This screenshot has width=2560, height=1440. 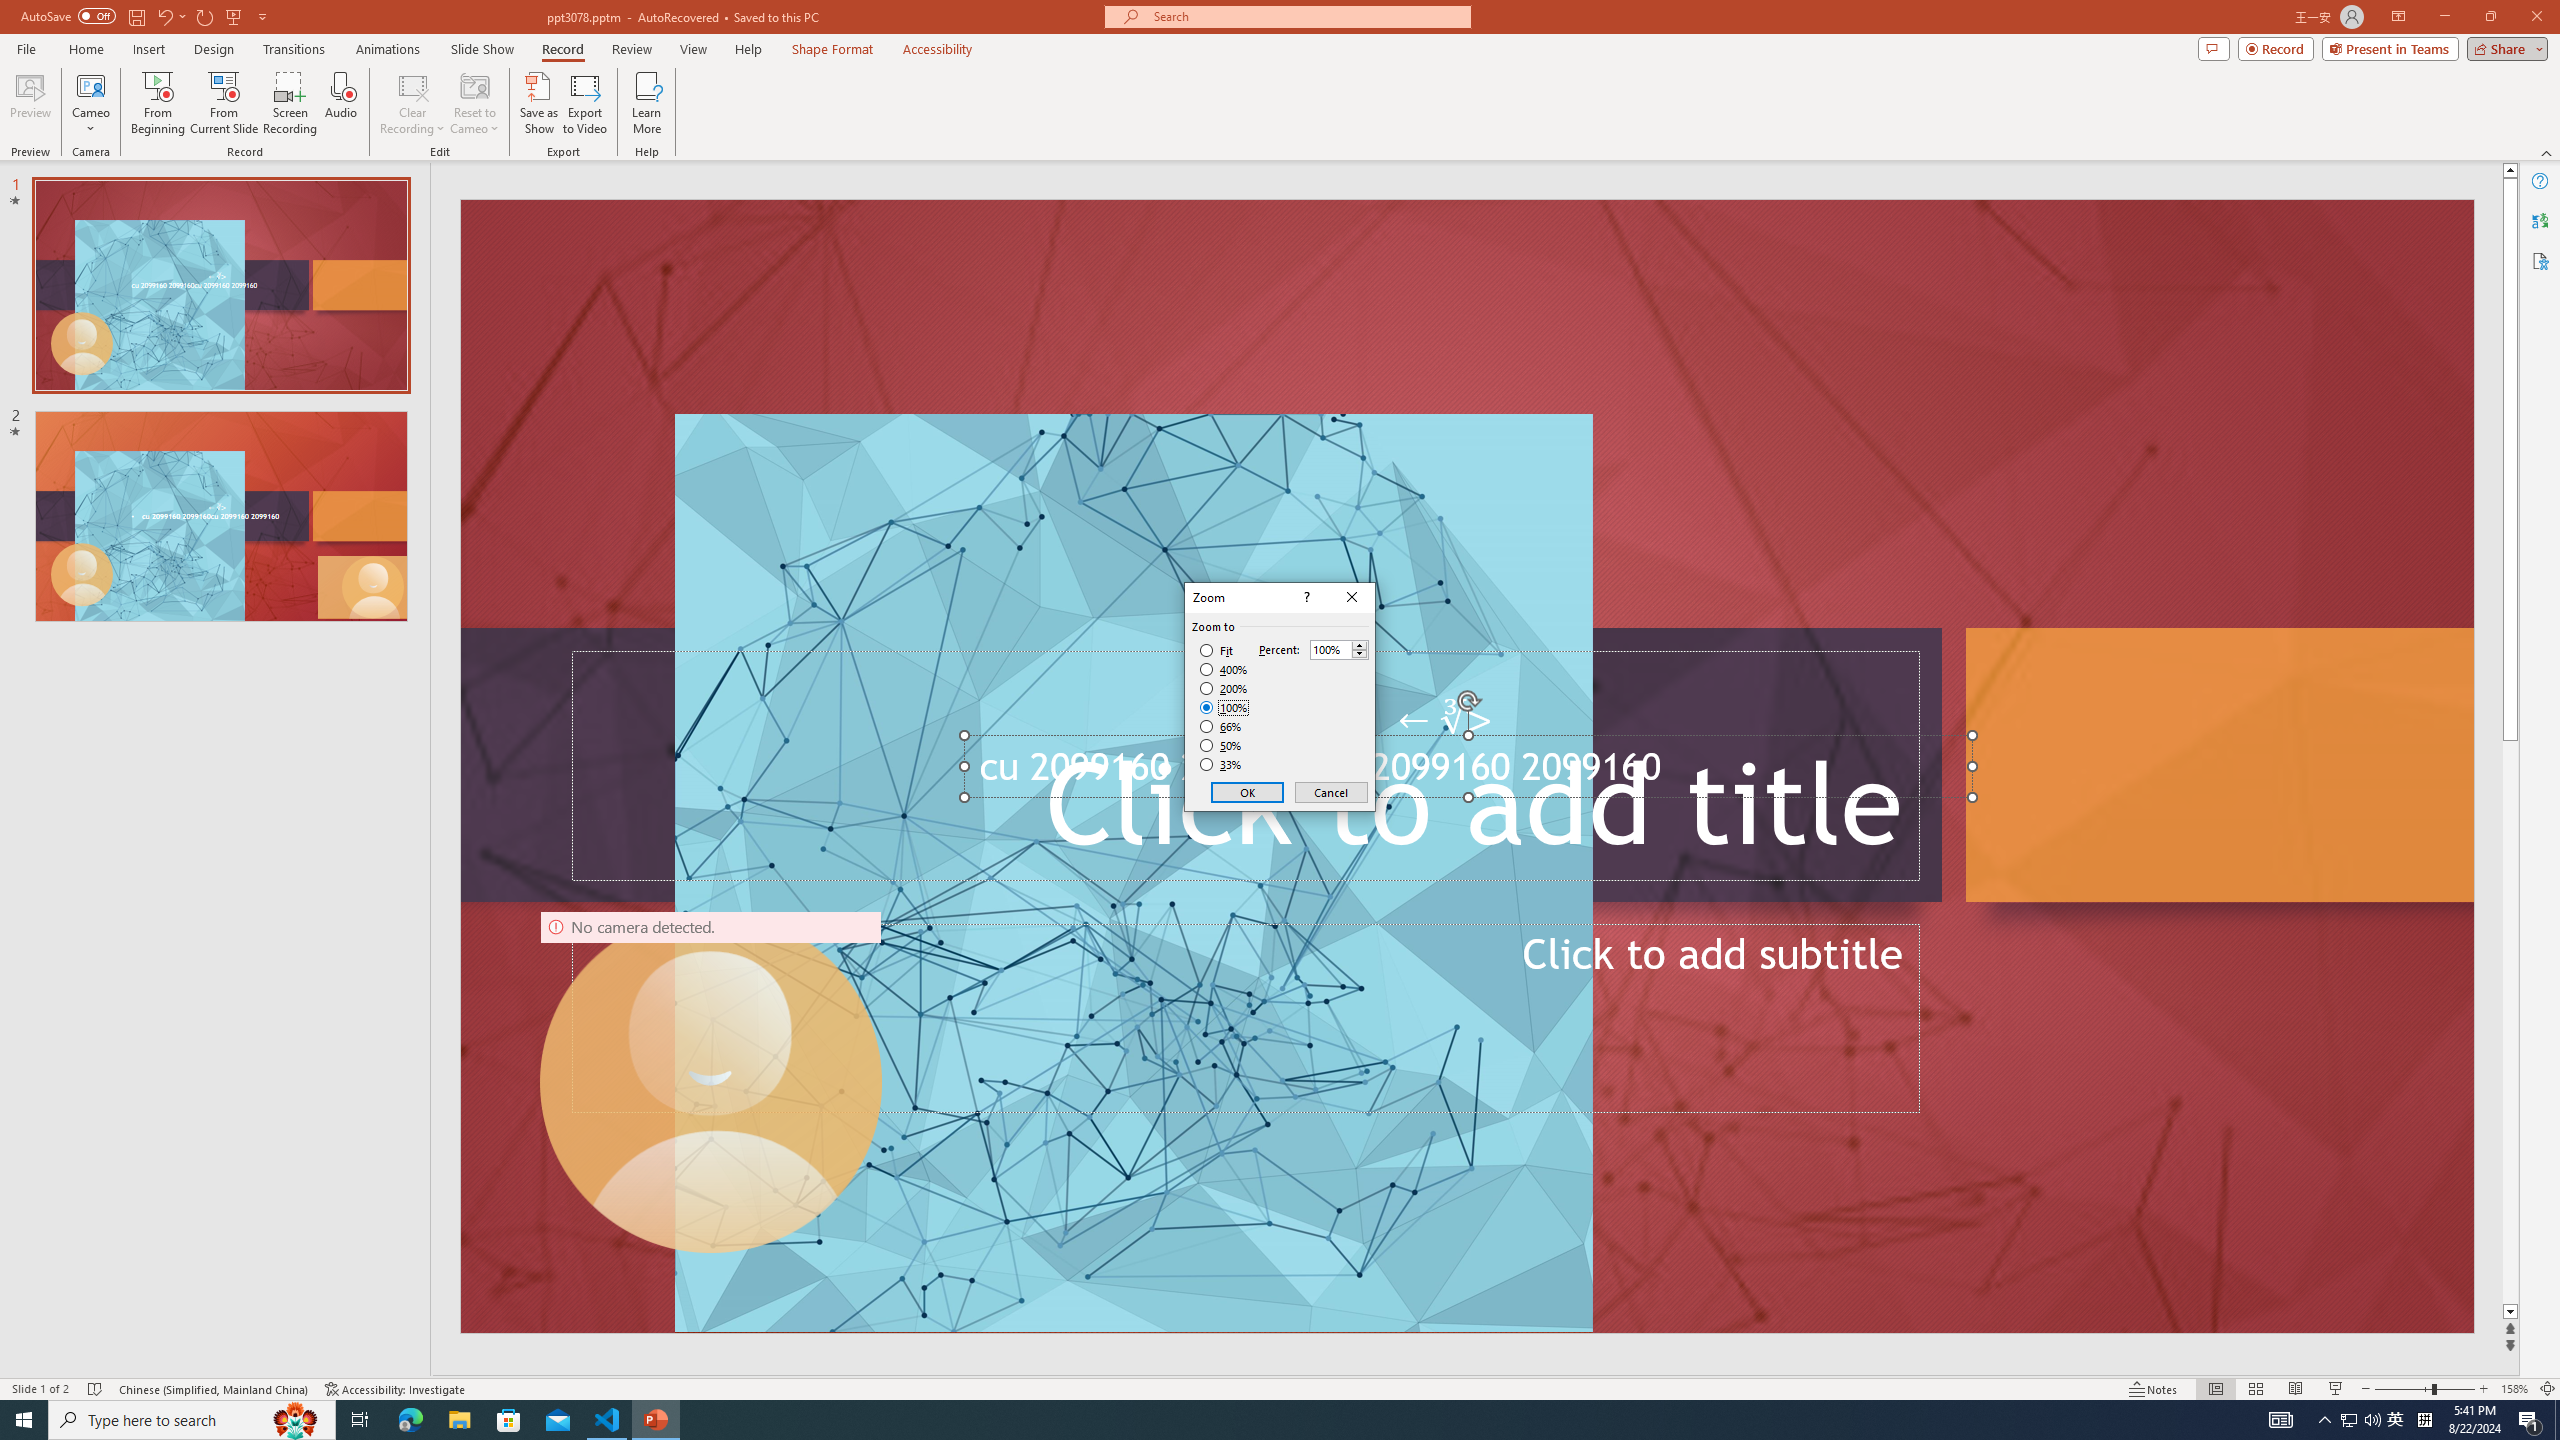 I want to click on 'TextBox 7', so click(x=1446, y=720).